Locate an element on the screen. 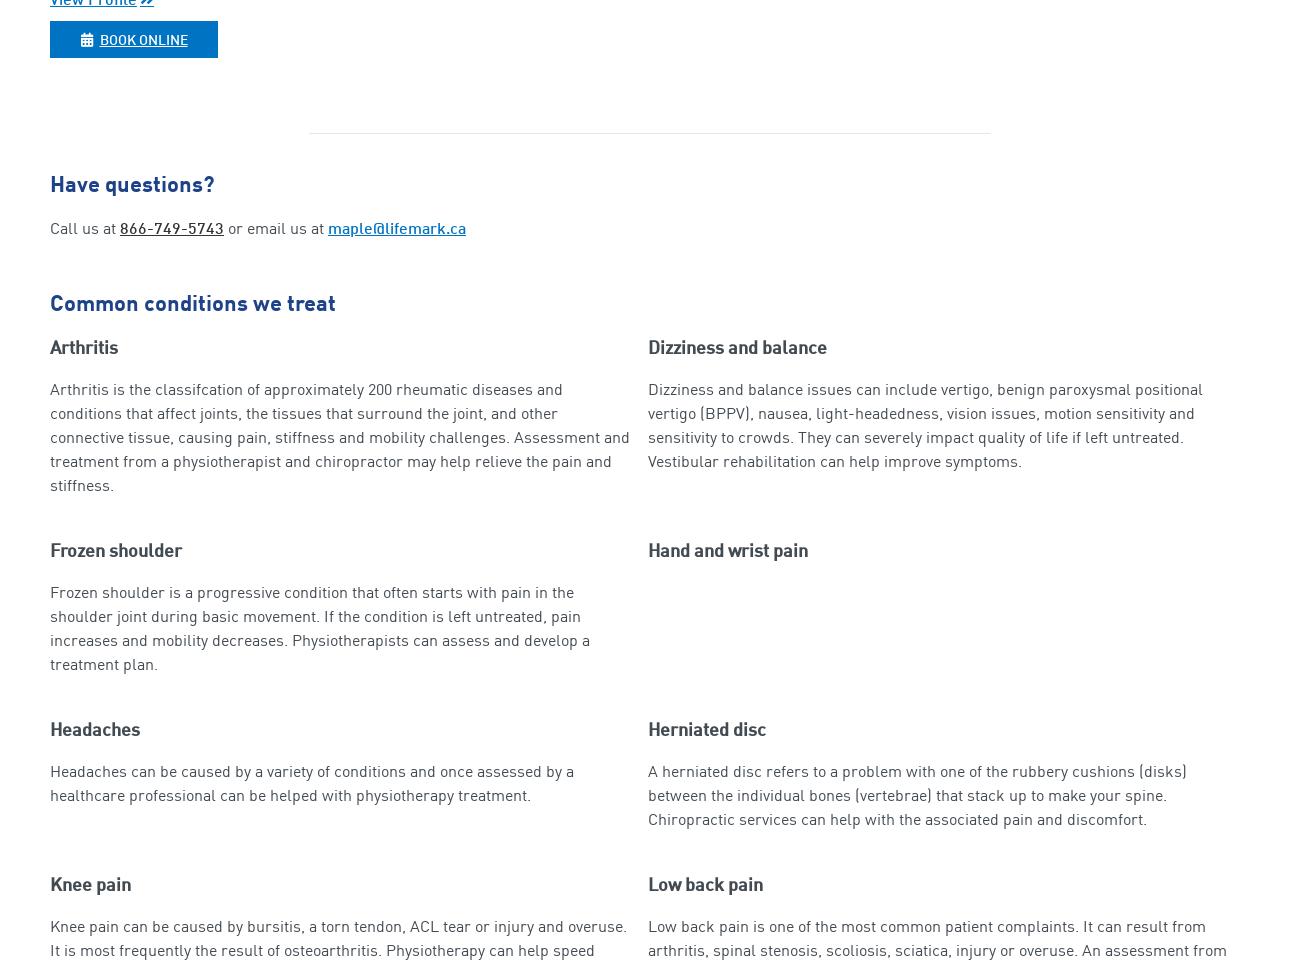  'Dizziness and balance' is located at coordinates (737, 348).